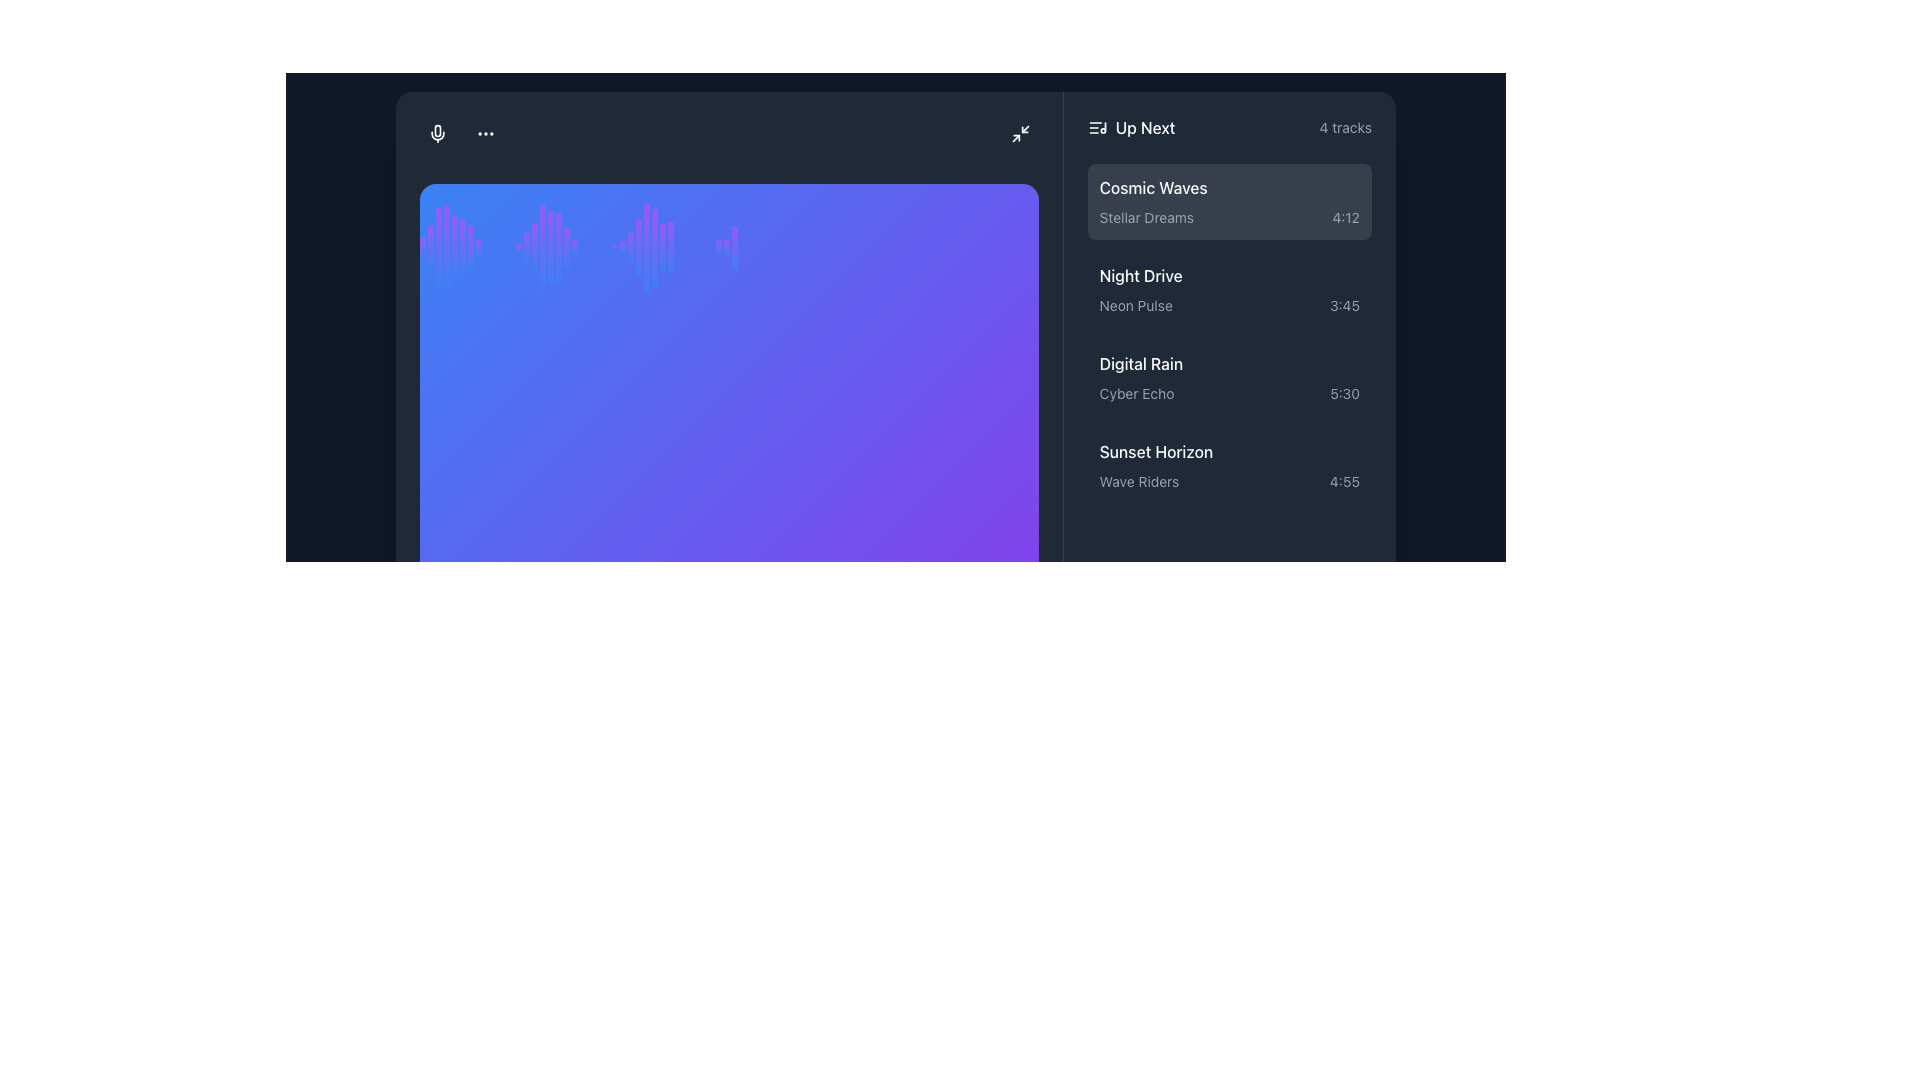 The width and height of the screenshot is (1920, 1080). What do you see at coordinates (1228, 465) in the screenshot?
I see `the fourth list item in the 'Up Next' section` at bounding box center [1228, 465].